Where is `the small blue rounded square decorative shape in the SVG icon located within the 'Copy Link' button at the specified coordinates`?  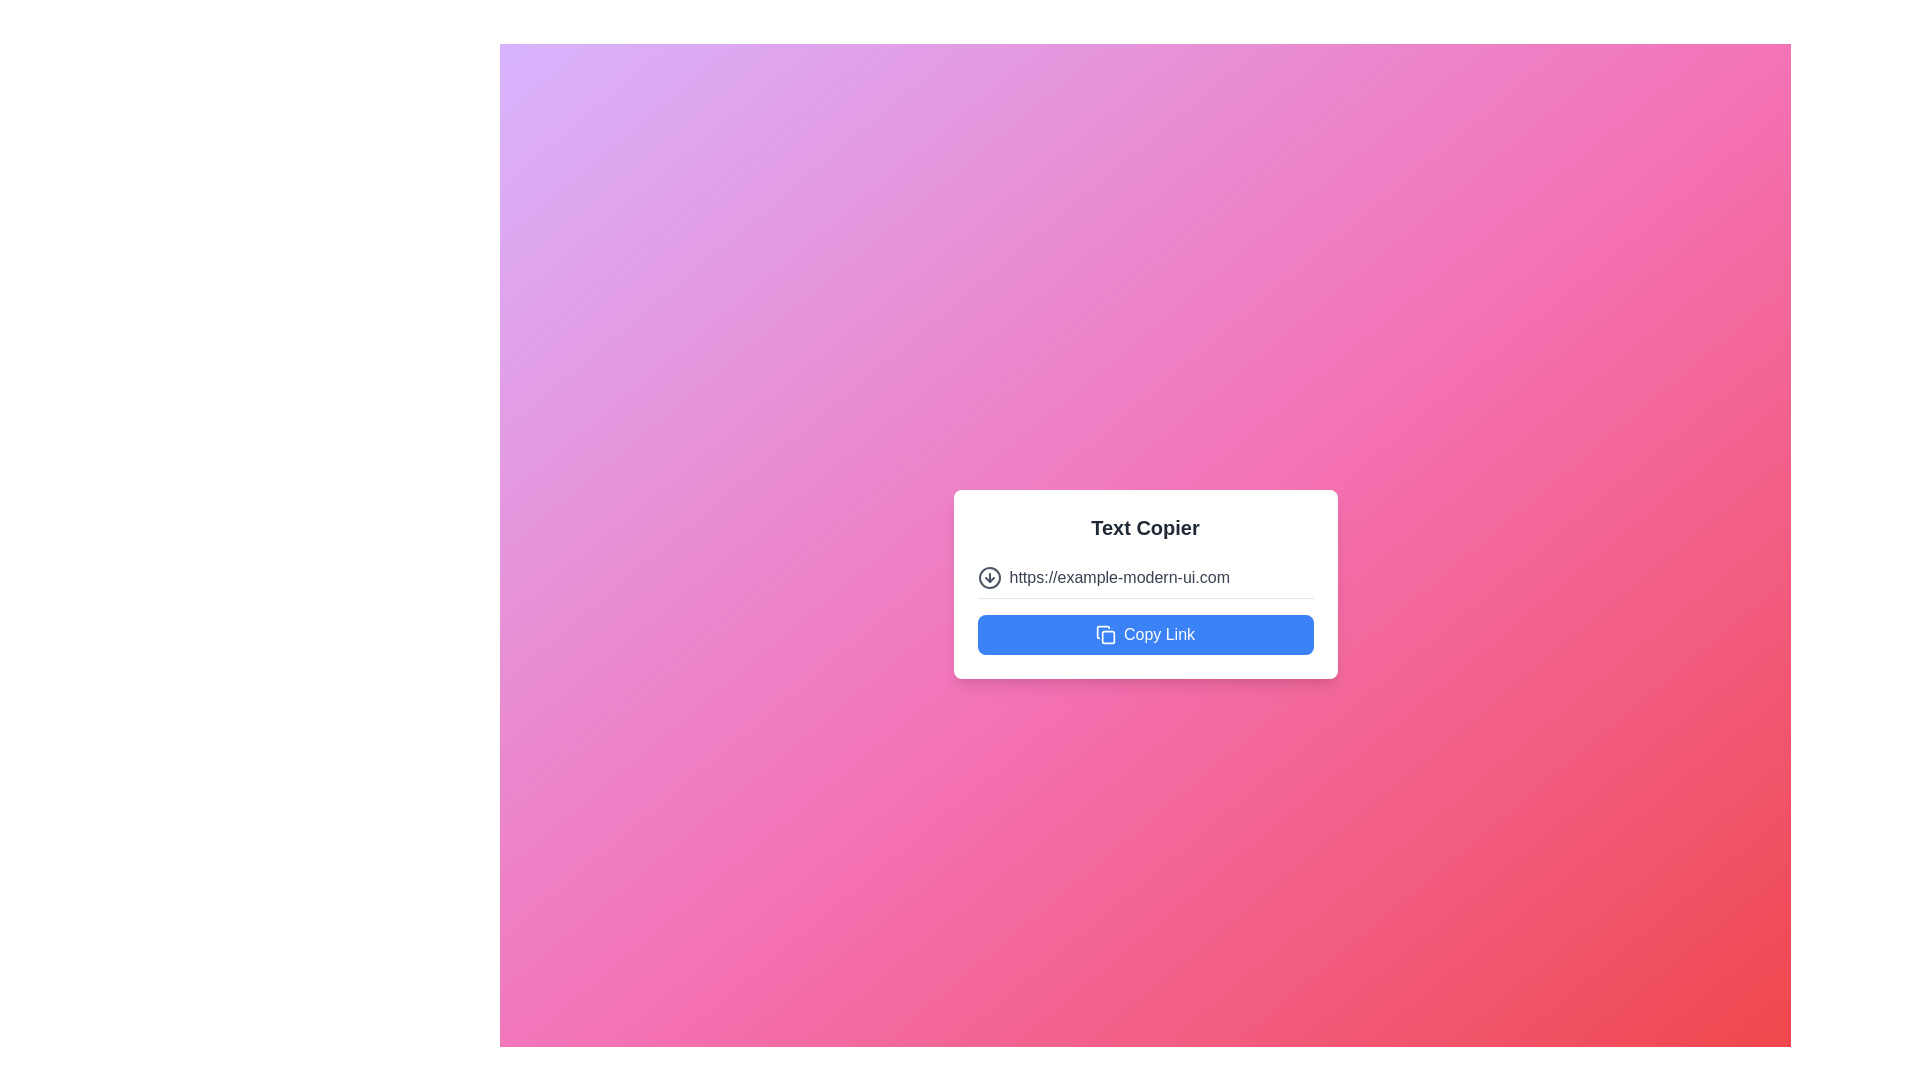 the small blue rounded square decorative shape in the SVG icon located within the 'Copy Link' button at the specified coordinates is located at coordinates (1107, 636).